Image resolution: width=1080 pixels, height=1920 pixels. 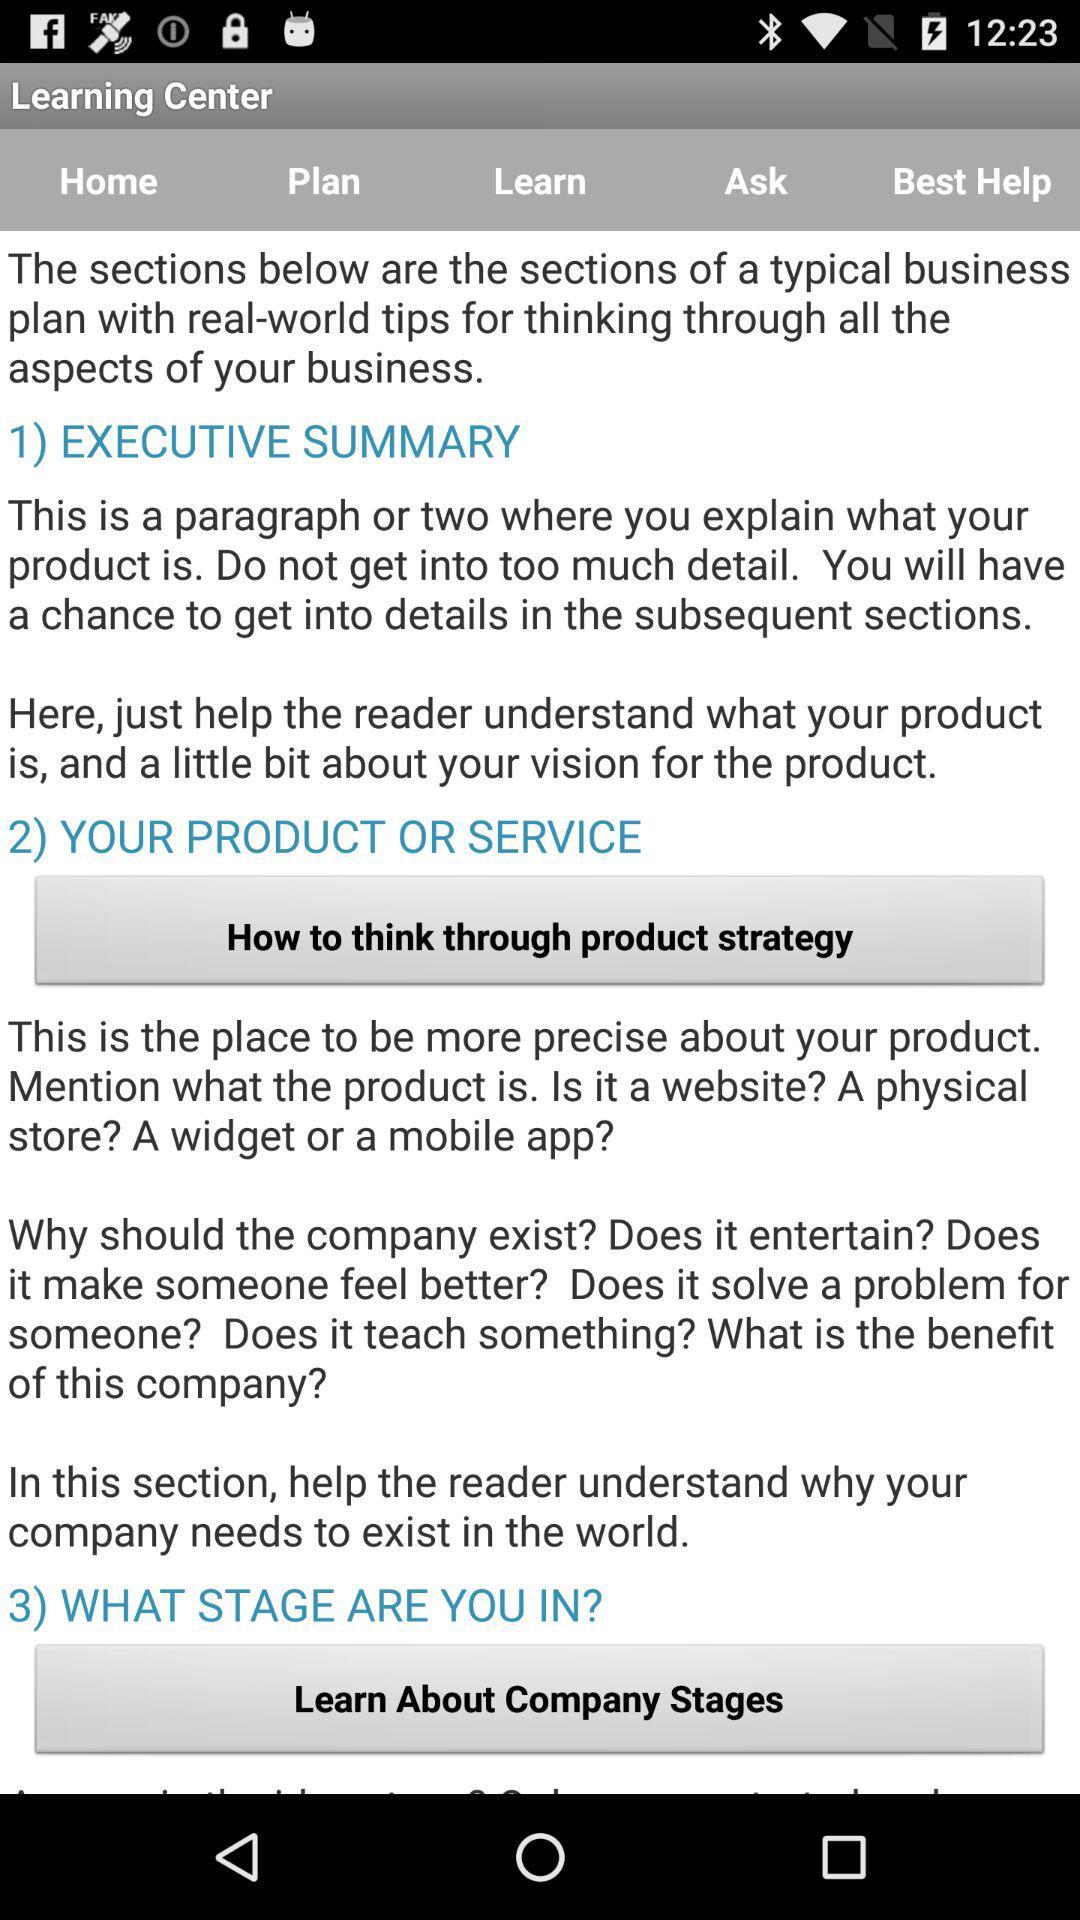 I want to click on the icon below the learning center app, so click(x=756, y=180).